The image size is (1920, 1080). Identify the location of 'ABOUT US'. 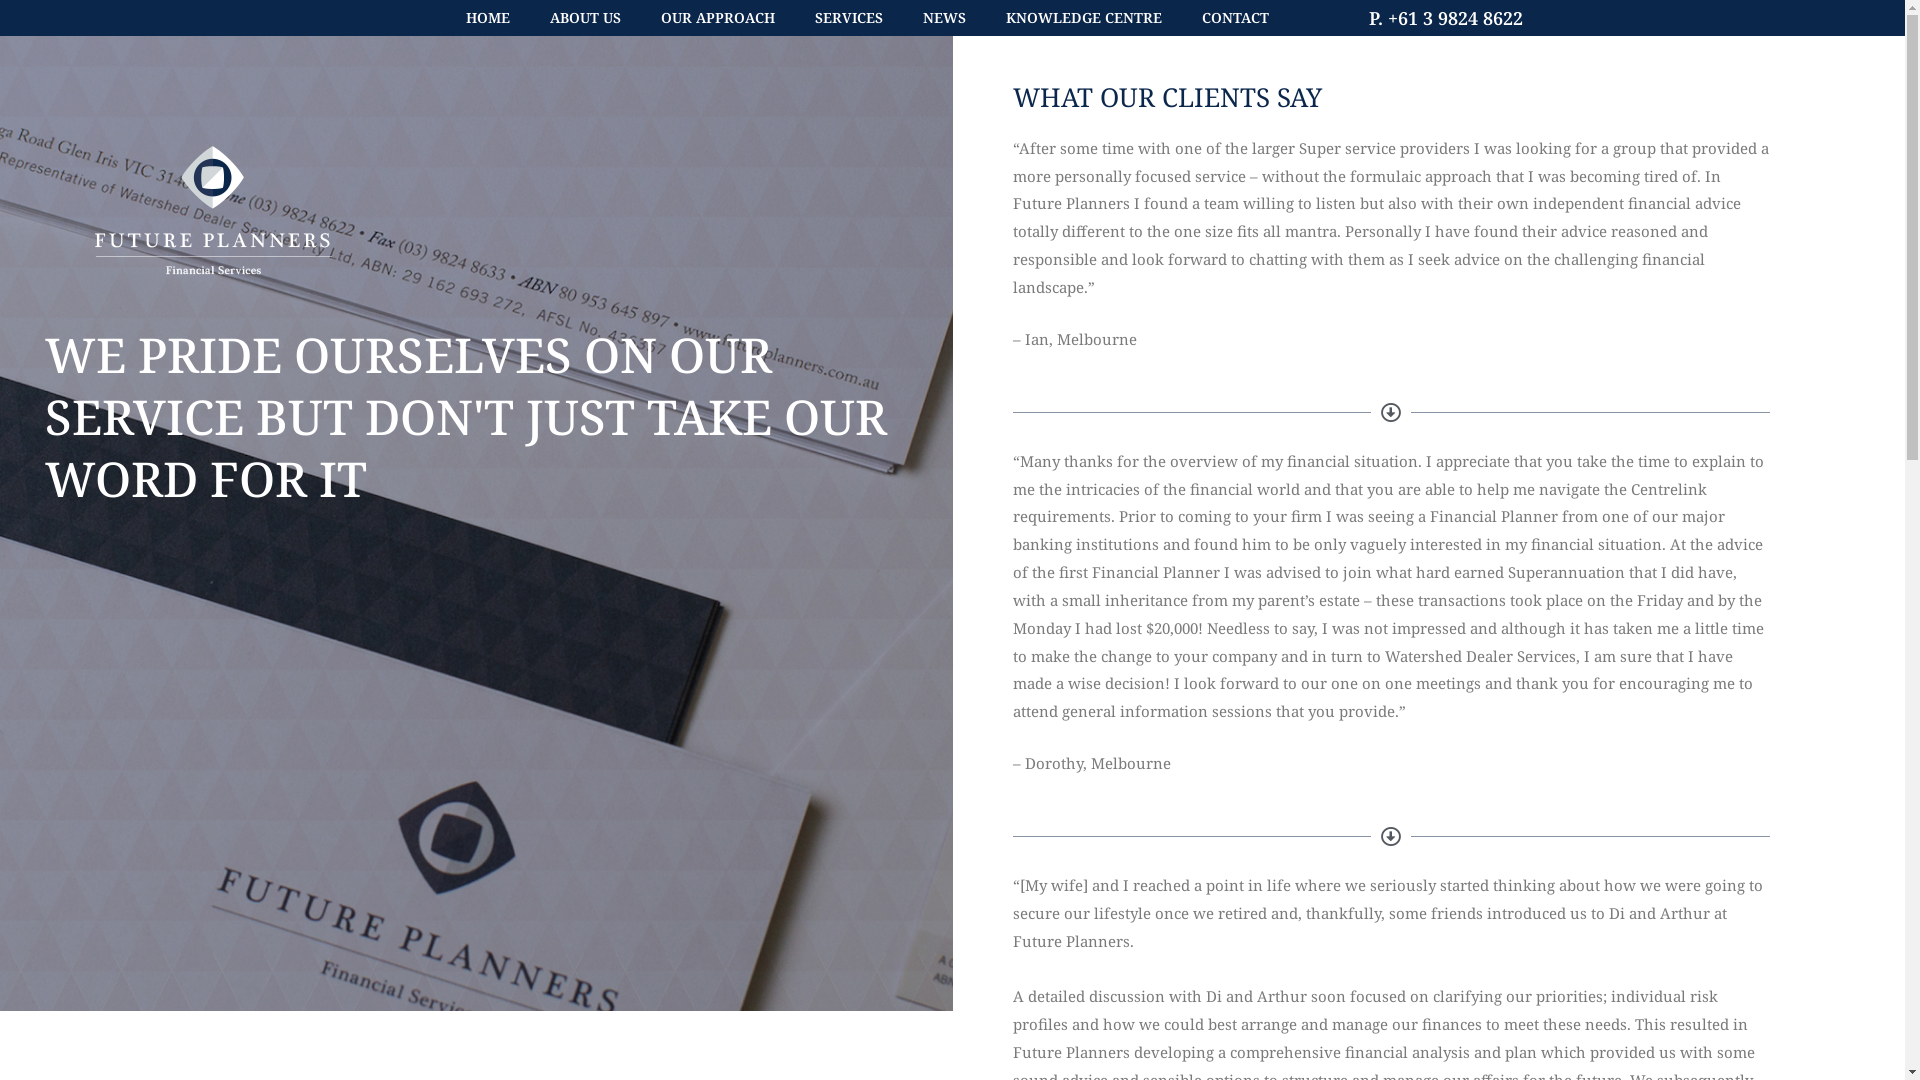
(584, 18).